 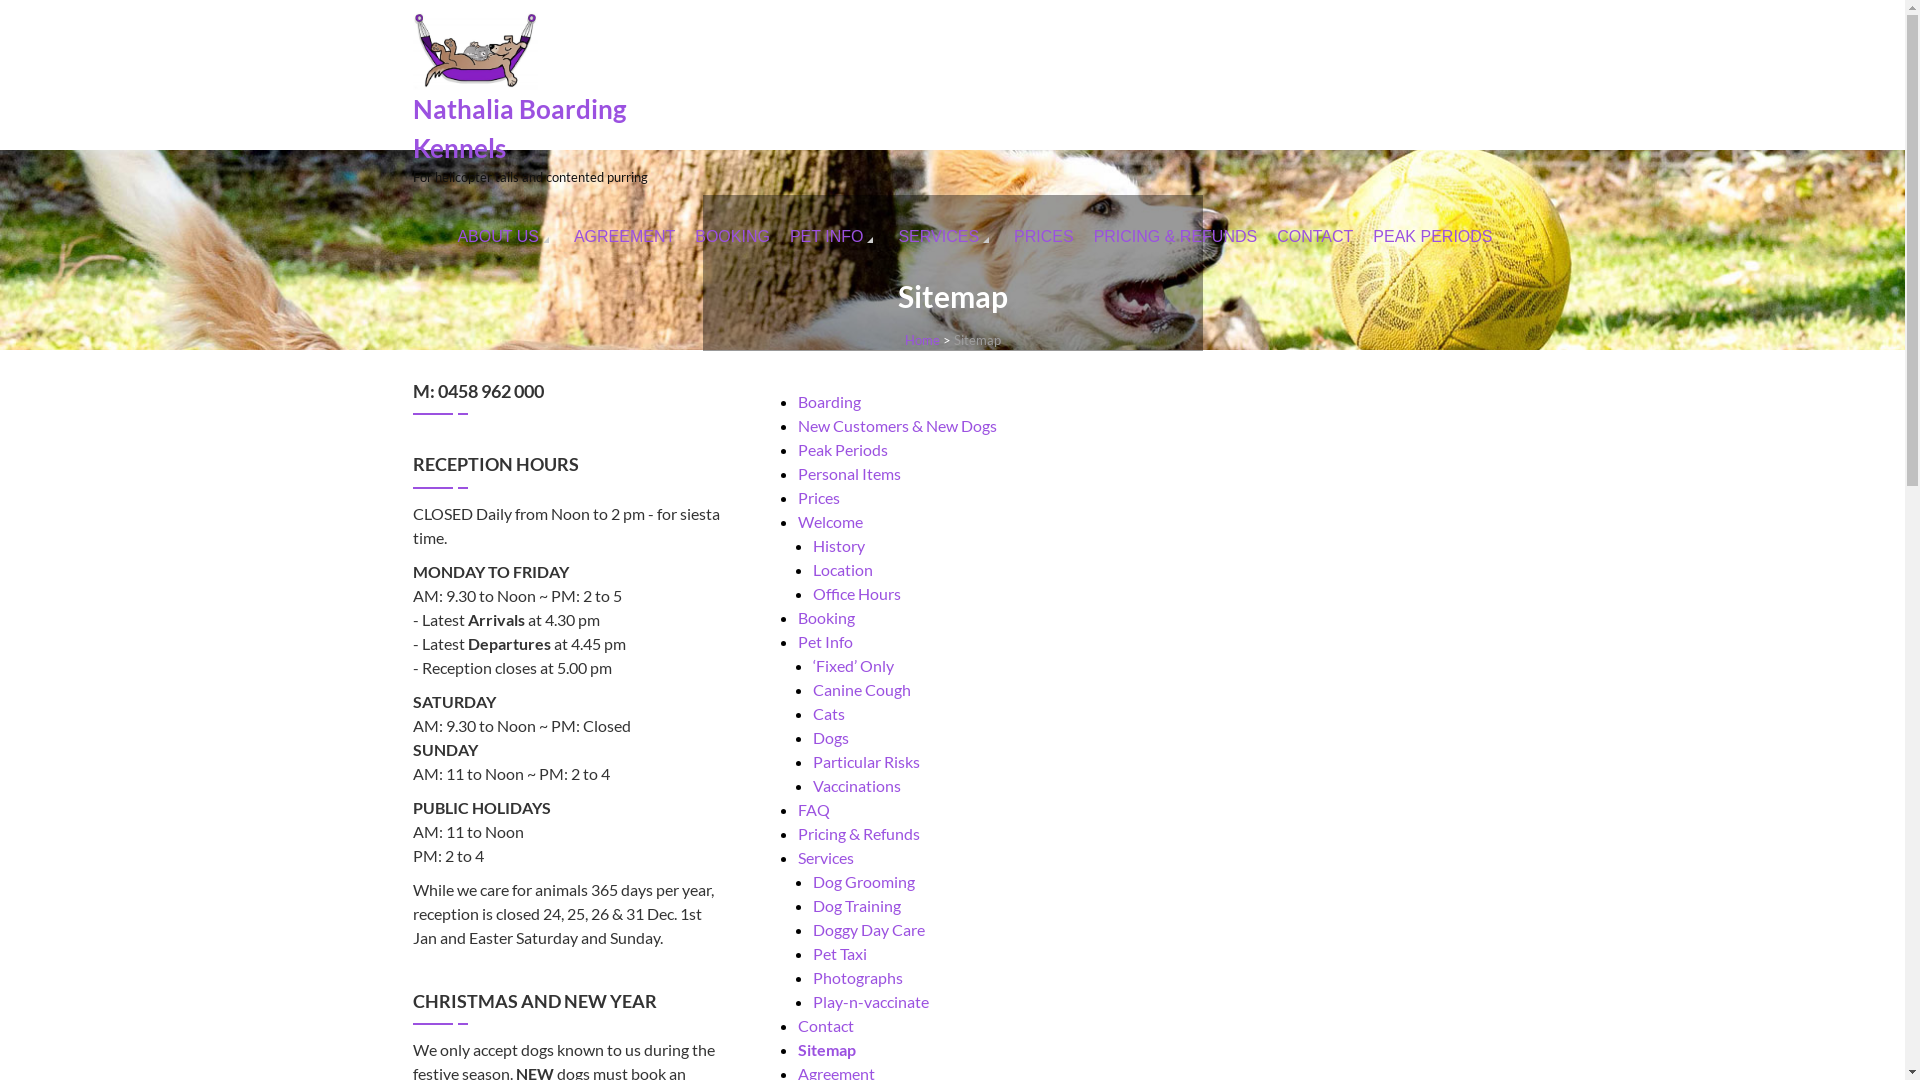 I want to click on 'SERVICES', so click(x=944, y=235).